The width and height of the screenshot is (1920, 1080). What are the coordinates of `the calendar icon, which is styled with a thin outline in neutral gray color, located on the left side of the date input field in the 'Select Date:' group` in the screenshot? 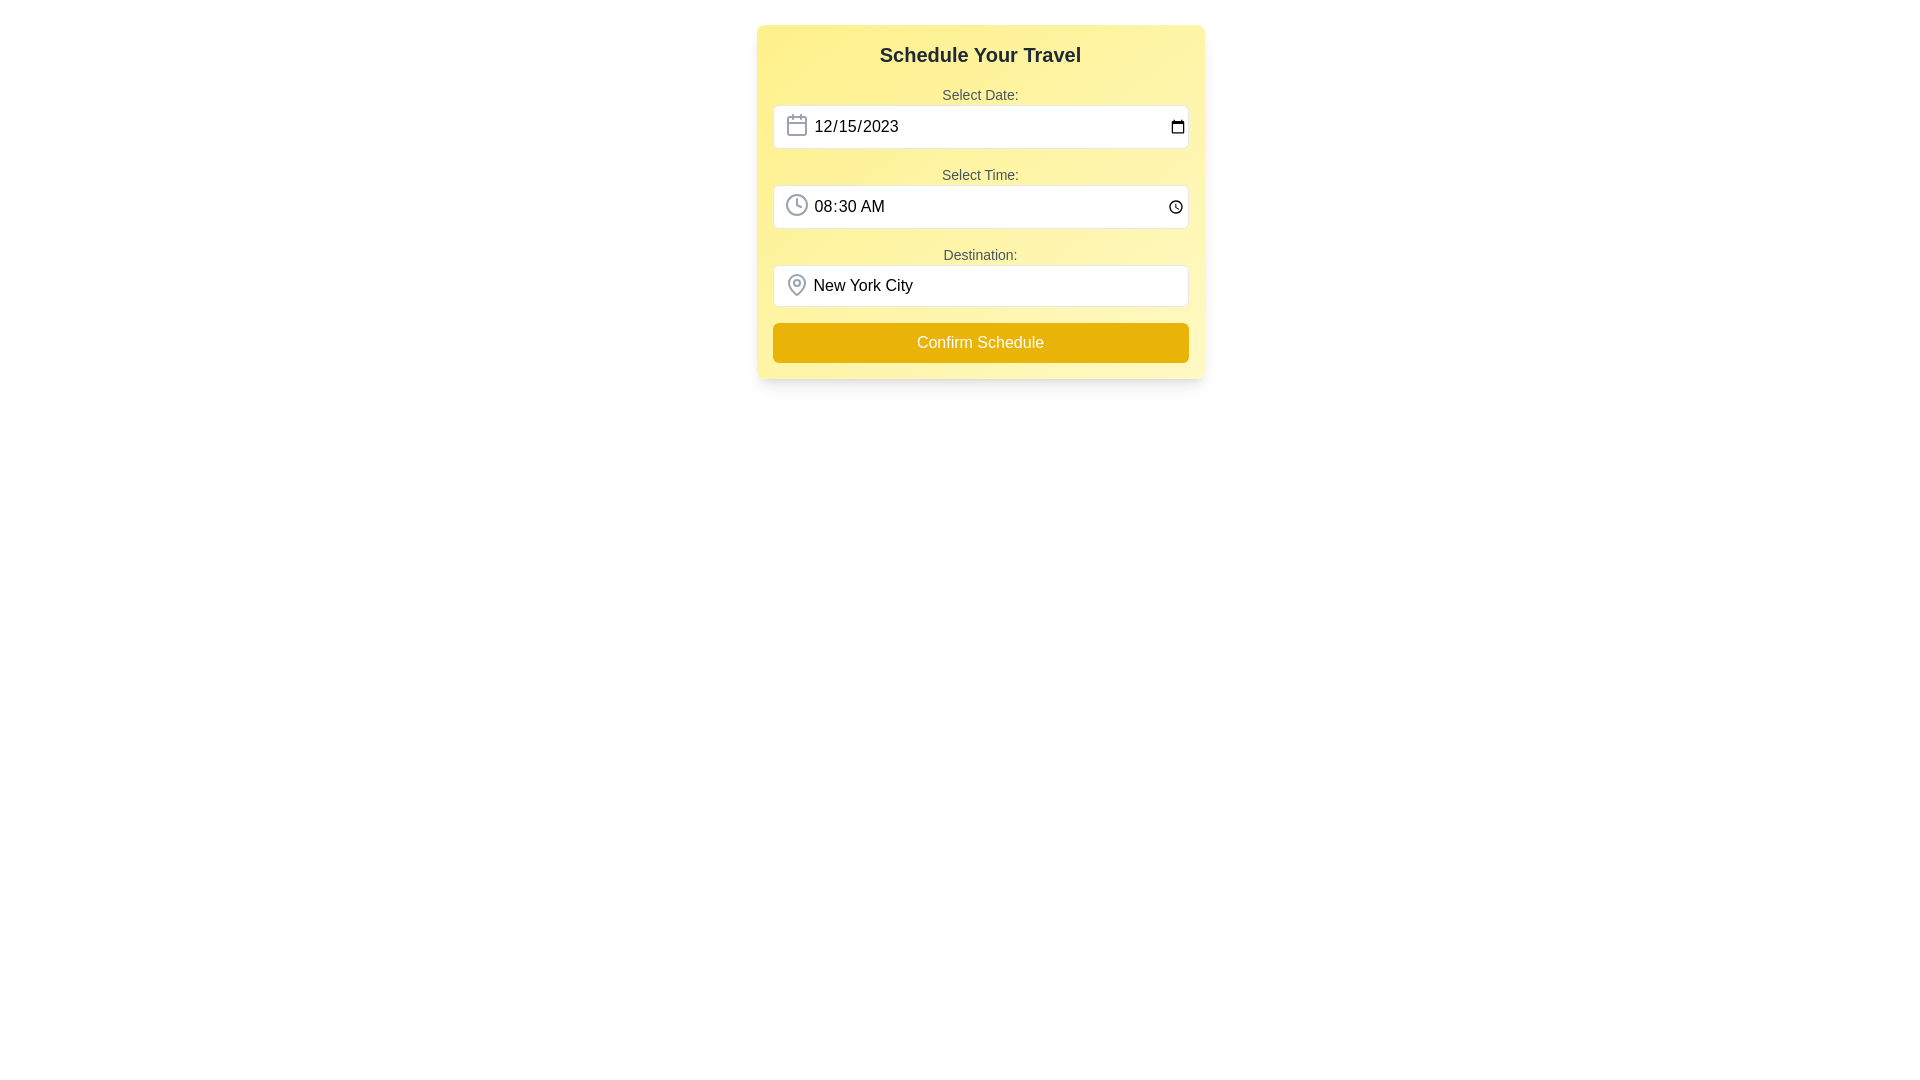 It's located at (795, 124).